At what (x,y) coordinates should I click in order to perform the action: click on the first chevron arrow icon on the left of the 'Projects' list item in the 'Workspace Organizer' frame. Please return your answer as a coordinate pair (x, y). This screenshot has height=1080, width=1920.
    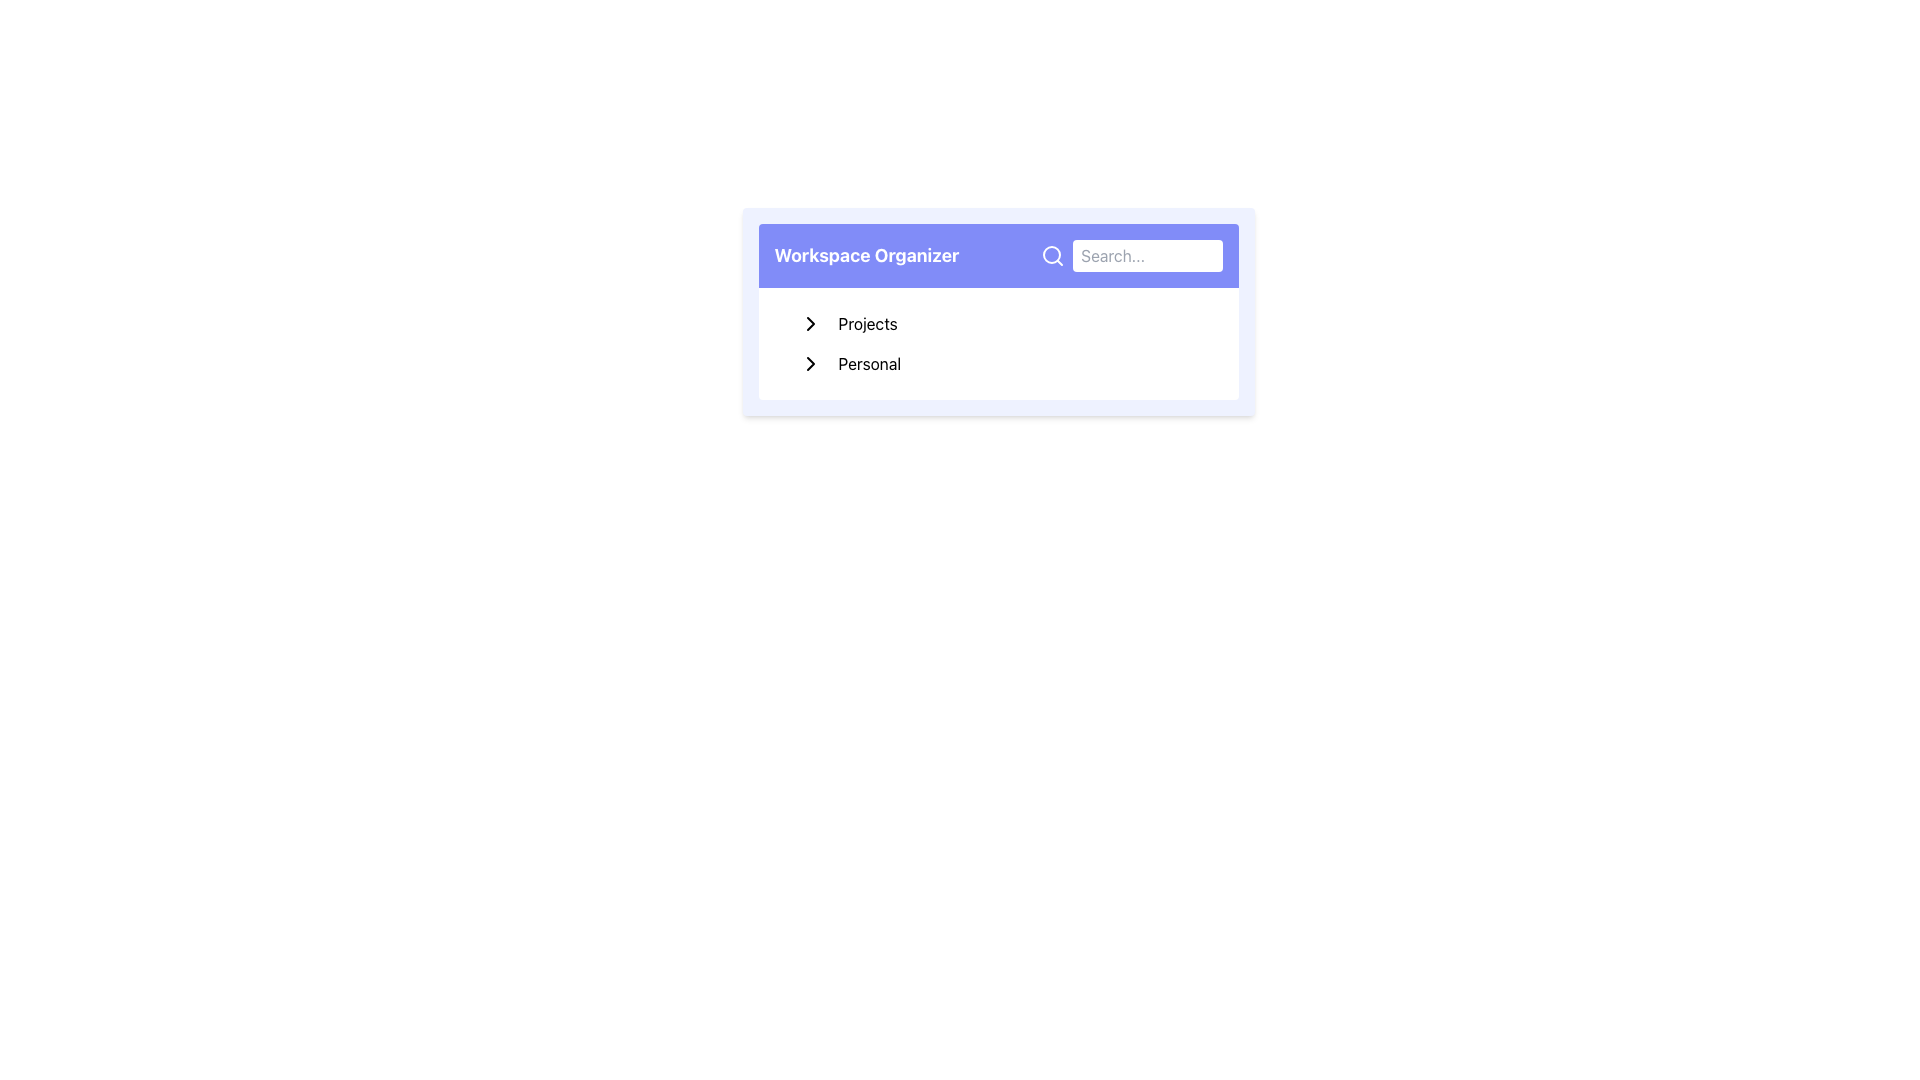
    Looking at the image, I should click on (810, 323).